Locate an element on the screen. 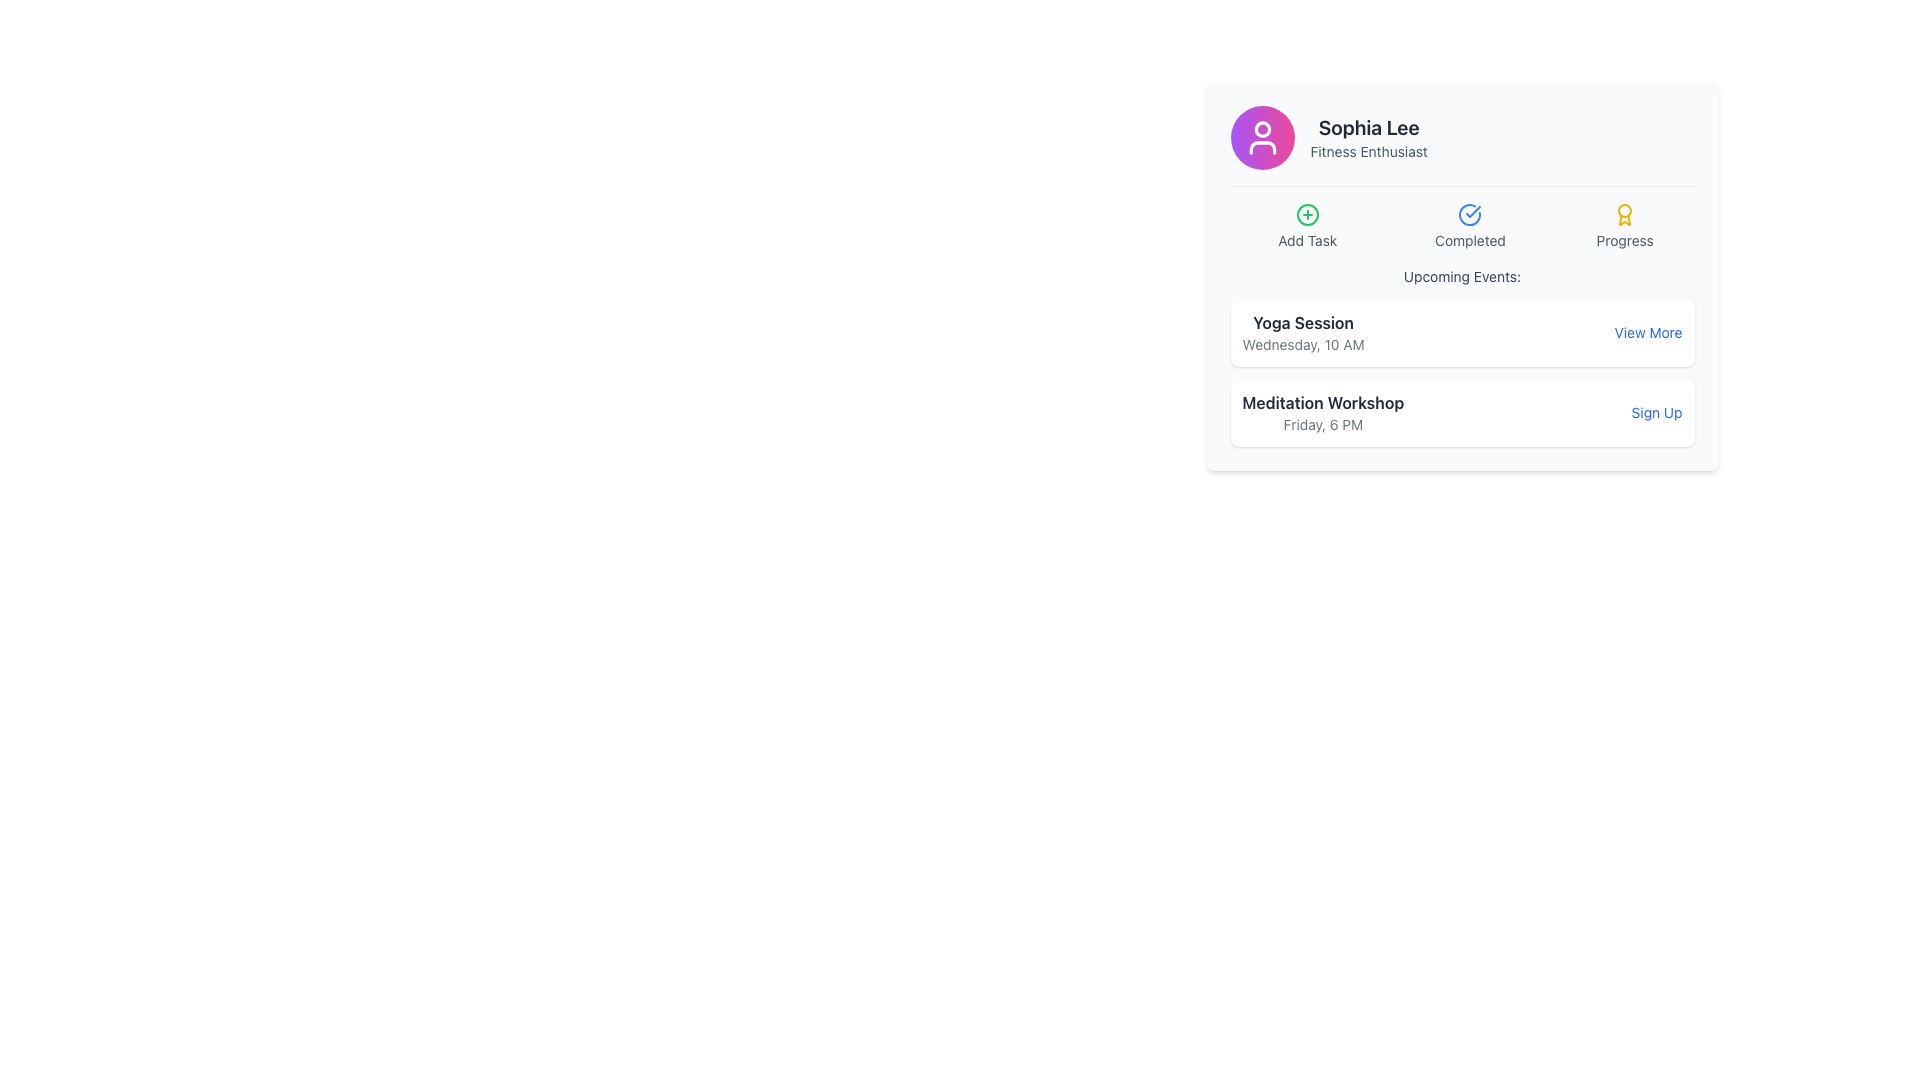  the informational Text Display element that presents details about the 'Meditation Workshop' scheduled for 'Friday, 6 PM', located in the lower section of the event card, adjacent to the 'Sign Up' button is located at coordinates (1323, 411).